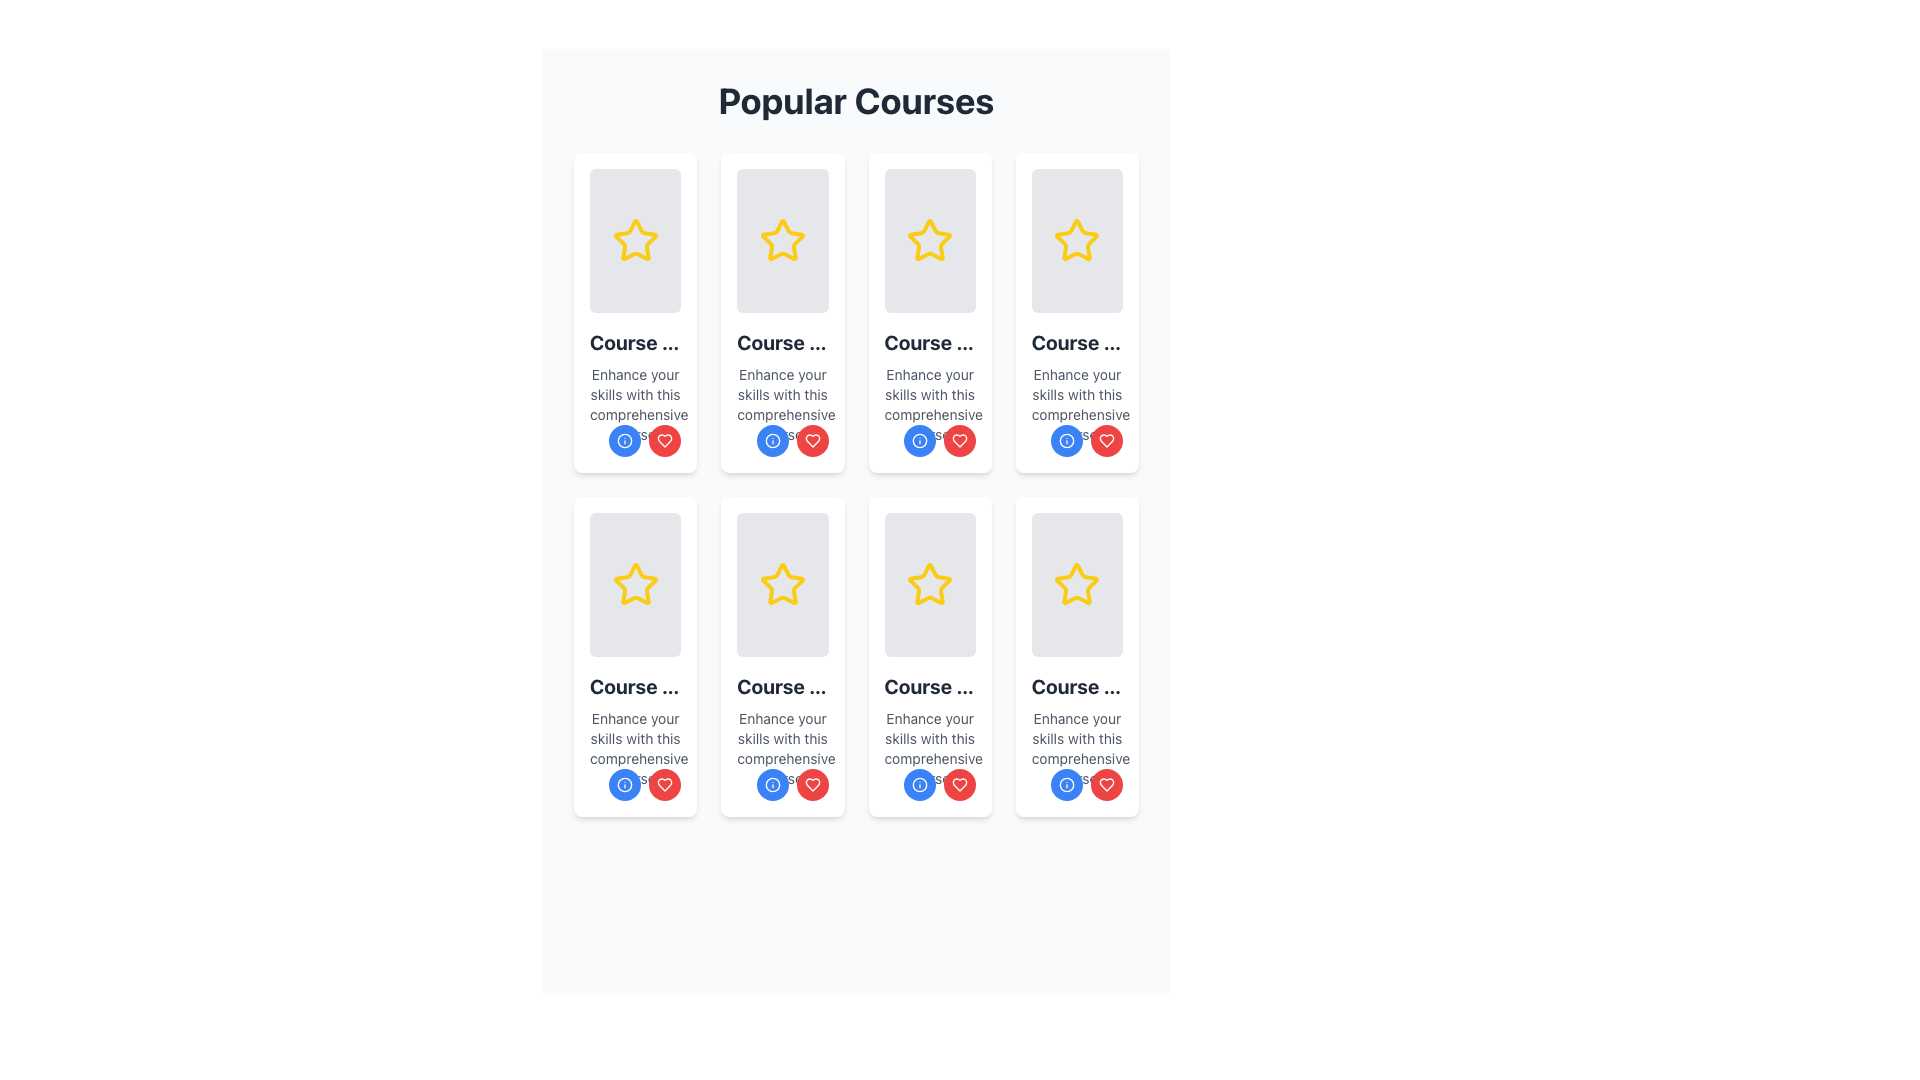  What do you see at coordinates (918, 439) in the screenshot?
I see `the circular icon located at the bottom section of a card component, which is part of a grid layout, positioned next to a heart-shaped icon` at bounding box center [918, 439].